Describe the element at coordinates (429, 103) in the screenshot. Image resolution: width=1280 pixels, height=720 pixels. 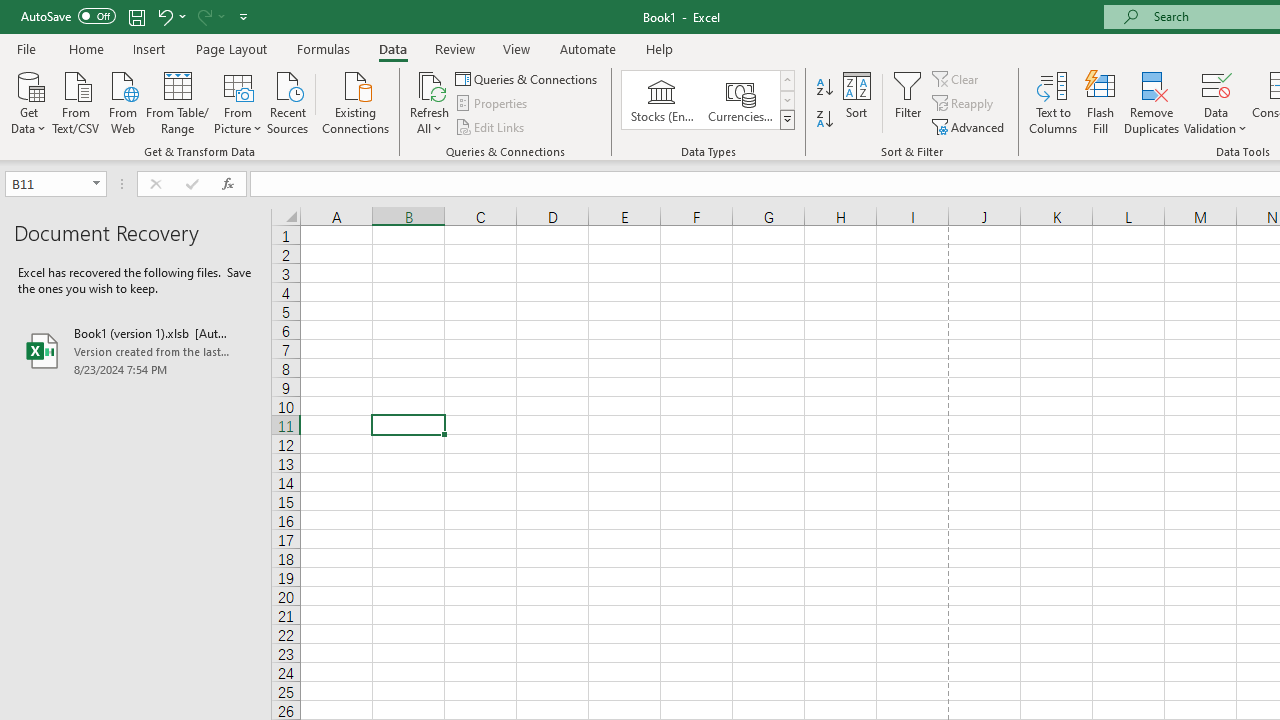
I see `'Refresh All'` at that location.